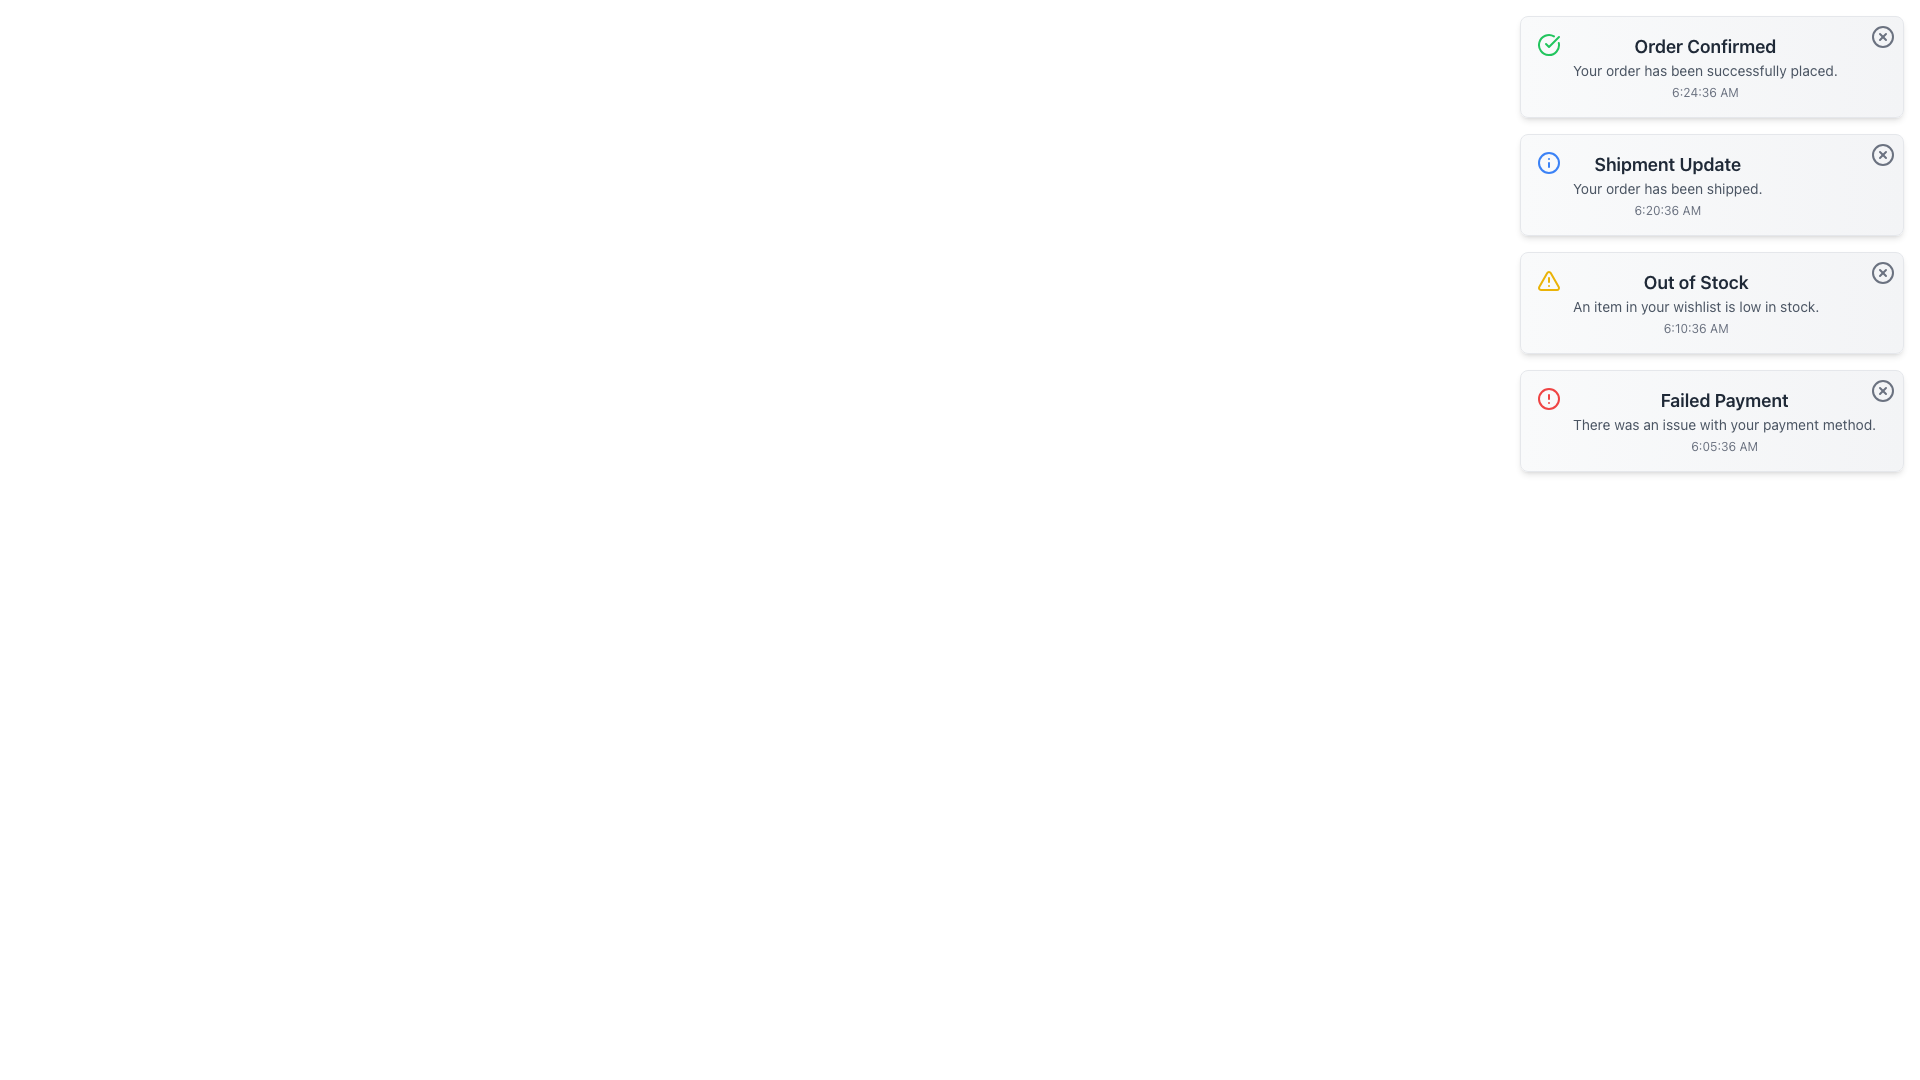 The height and width of the screenshot is (1080, 1920). Describe the element at coordinates (1667, 164) in the screenshot. I see `the 'Shipment Update' heading text label, which is the topmost text in the second notification card on the right side of the interface` at that location.